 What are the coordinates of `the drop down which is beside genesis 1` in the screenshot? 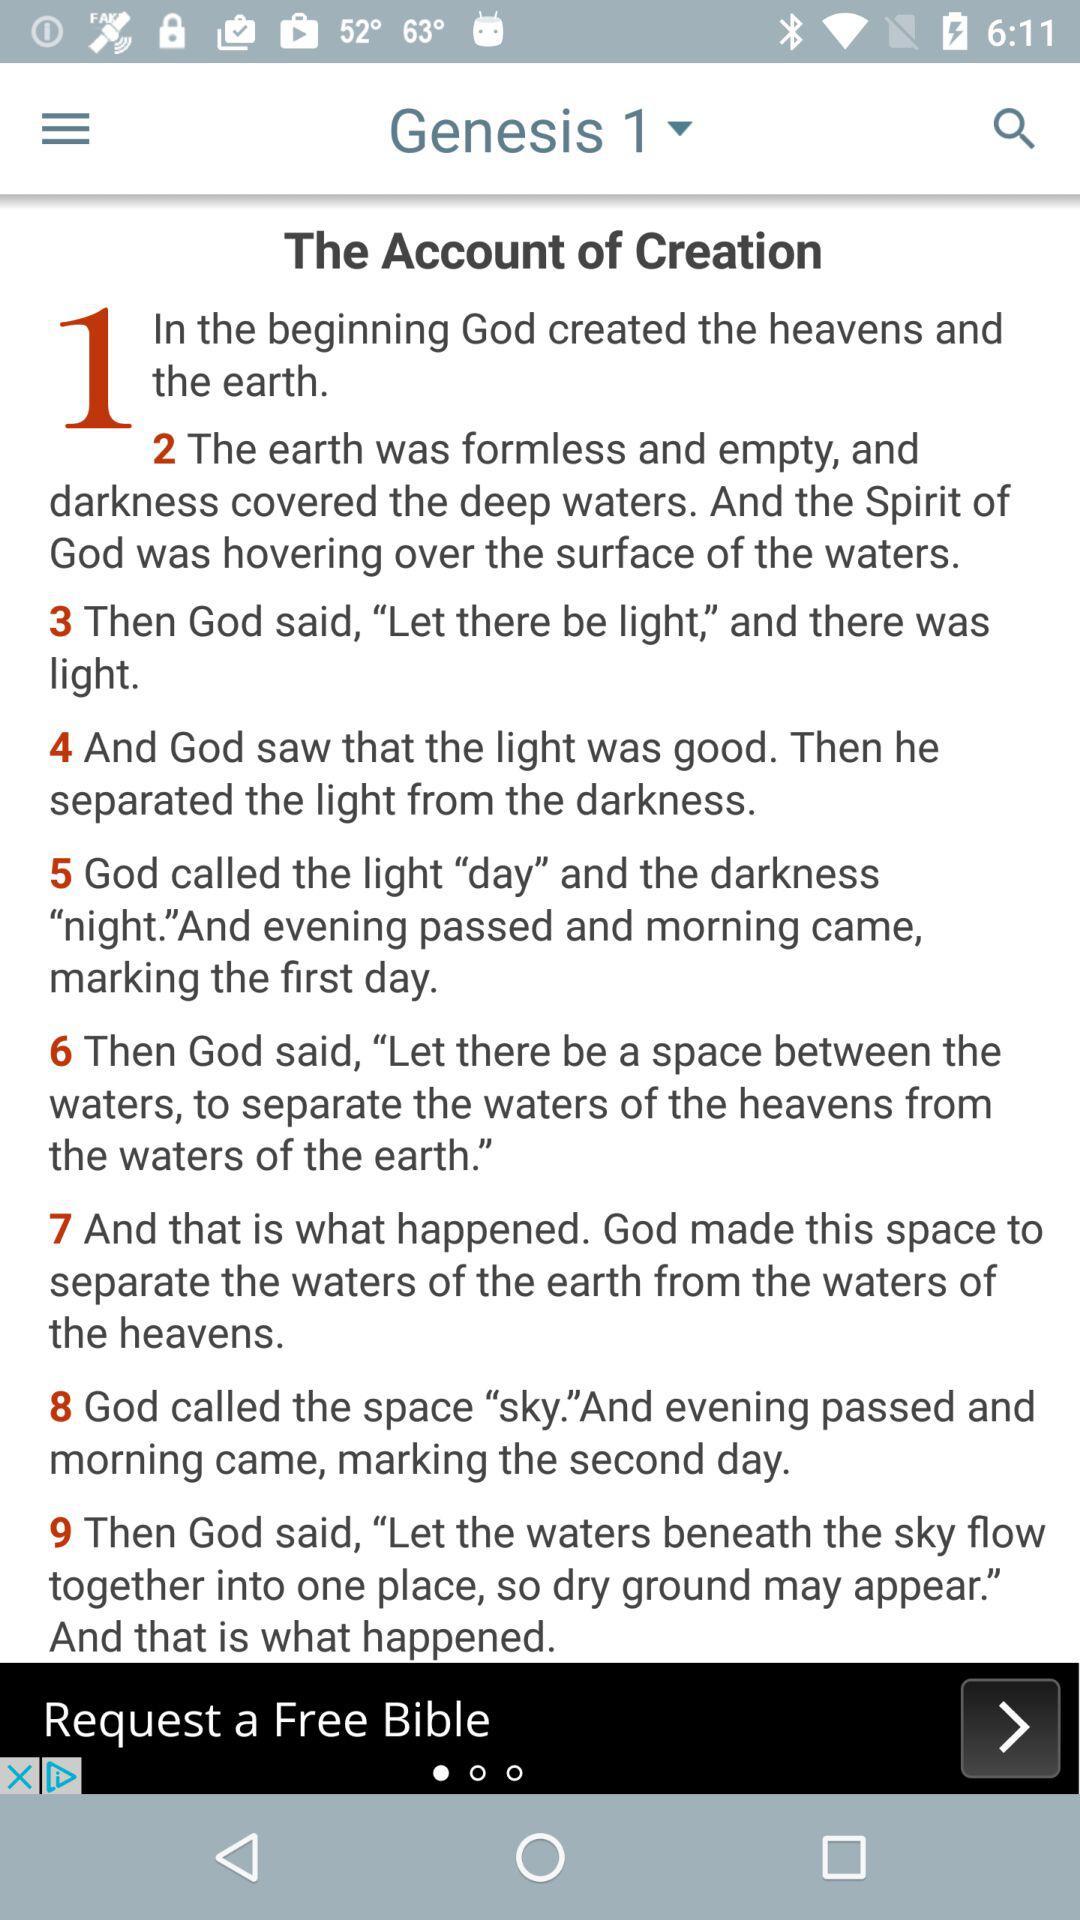 It's located at (678, 128).